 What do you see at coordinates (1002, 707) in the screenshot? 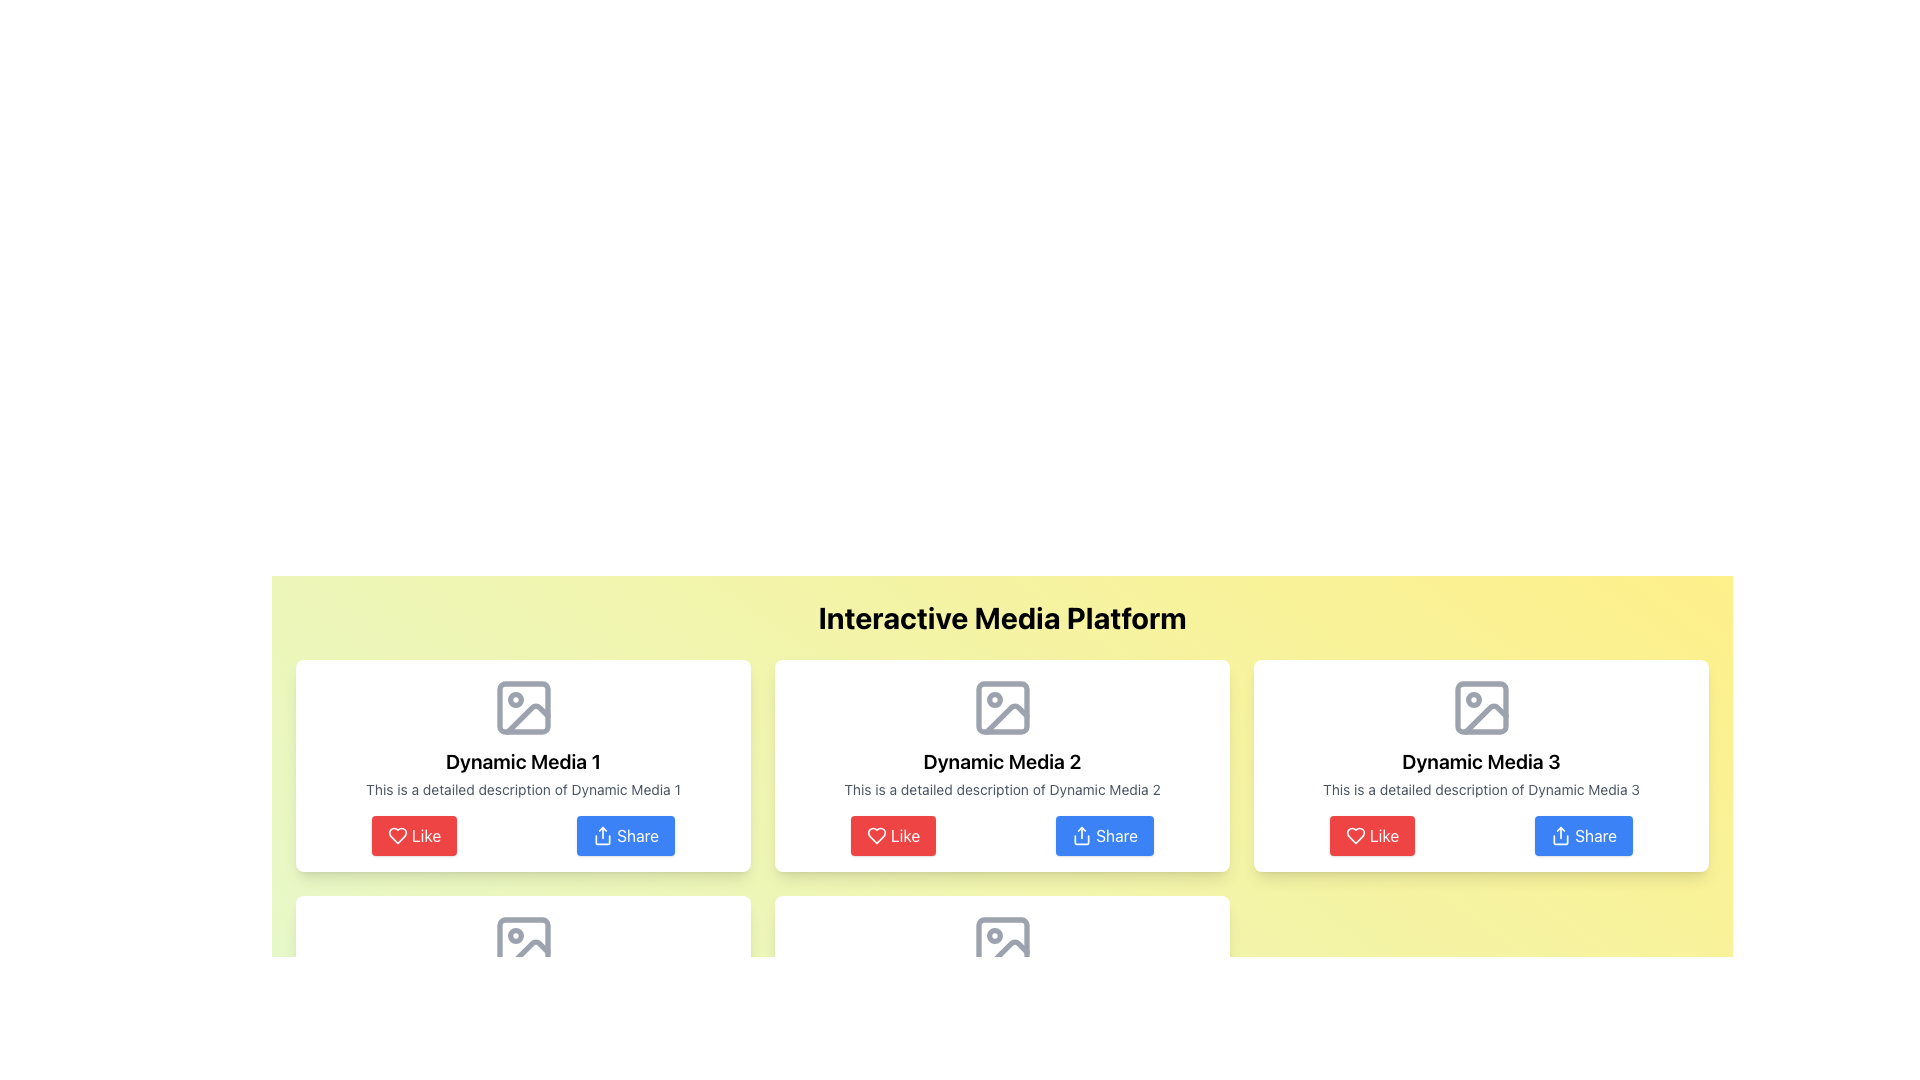
I see `the visual background element of the image icon at the top-center of the 'Dynamic Media 2' card, which is the bottom-most layer behind the small circle and diagonal line` at bounding box center [1002, 707].